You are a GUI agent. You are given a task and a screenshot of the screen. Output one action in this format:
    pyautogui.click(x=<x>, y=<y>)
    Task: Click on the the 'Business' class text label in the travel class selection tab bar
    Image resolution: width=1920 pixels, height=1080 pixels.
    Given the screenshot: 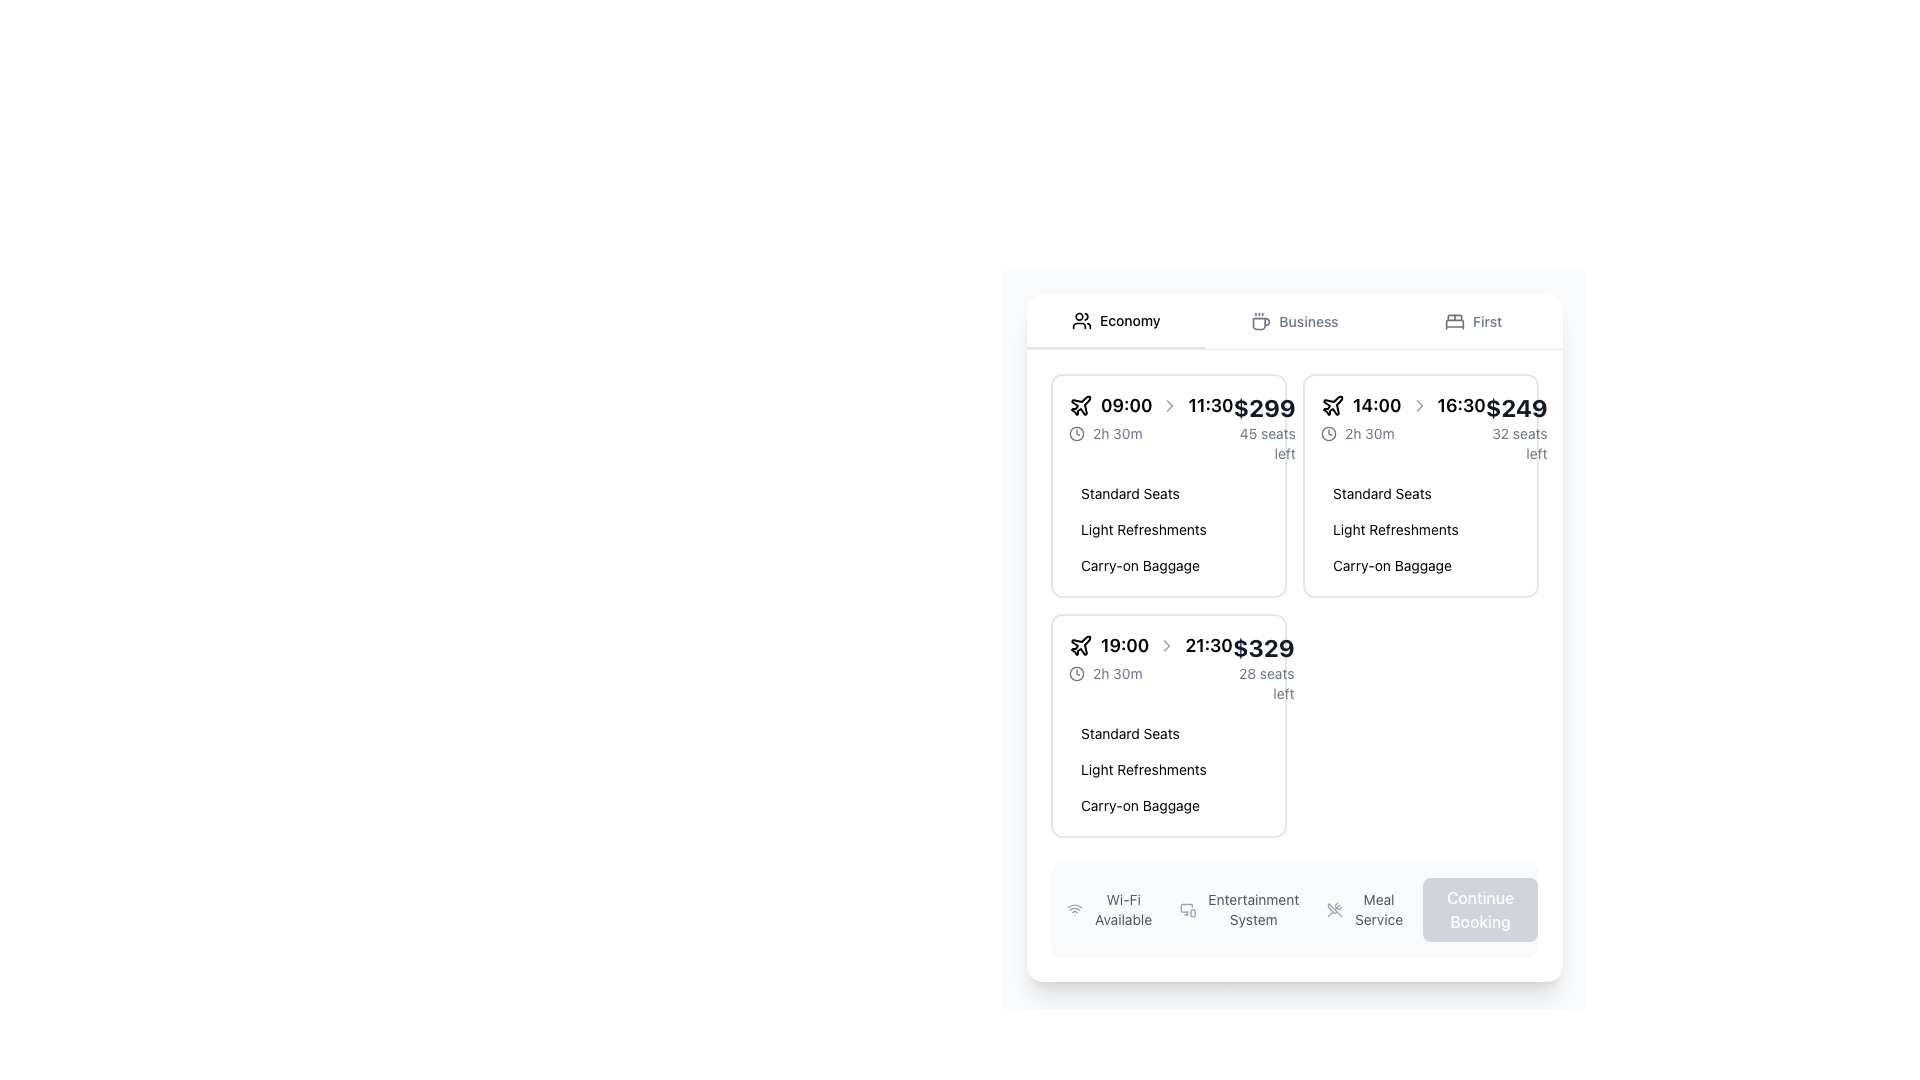 What is the action you would take?
    pyautogui.click(x=1309, y=320)
    